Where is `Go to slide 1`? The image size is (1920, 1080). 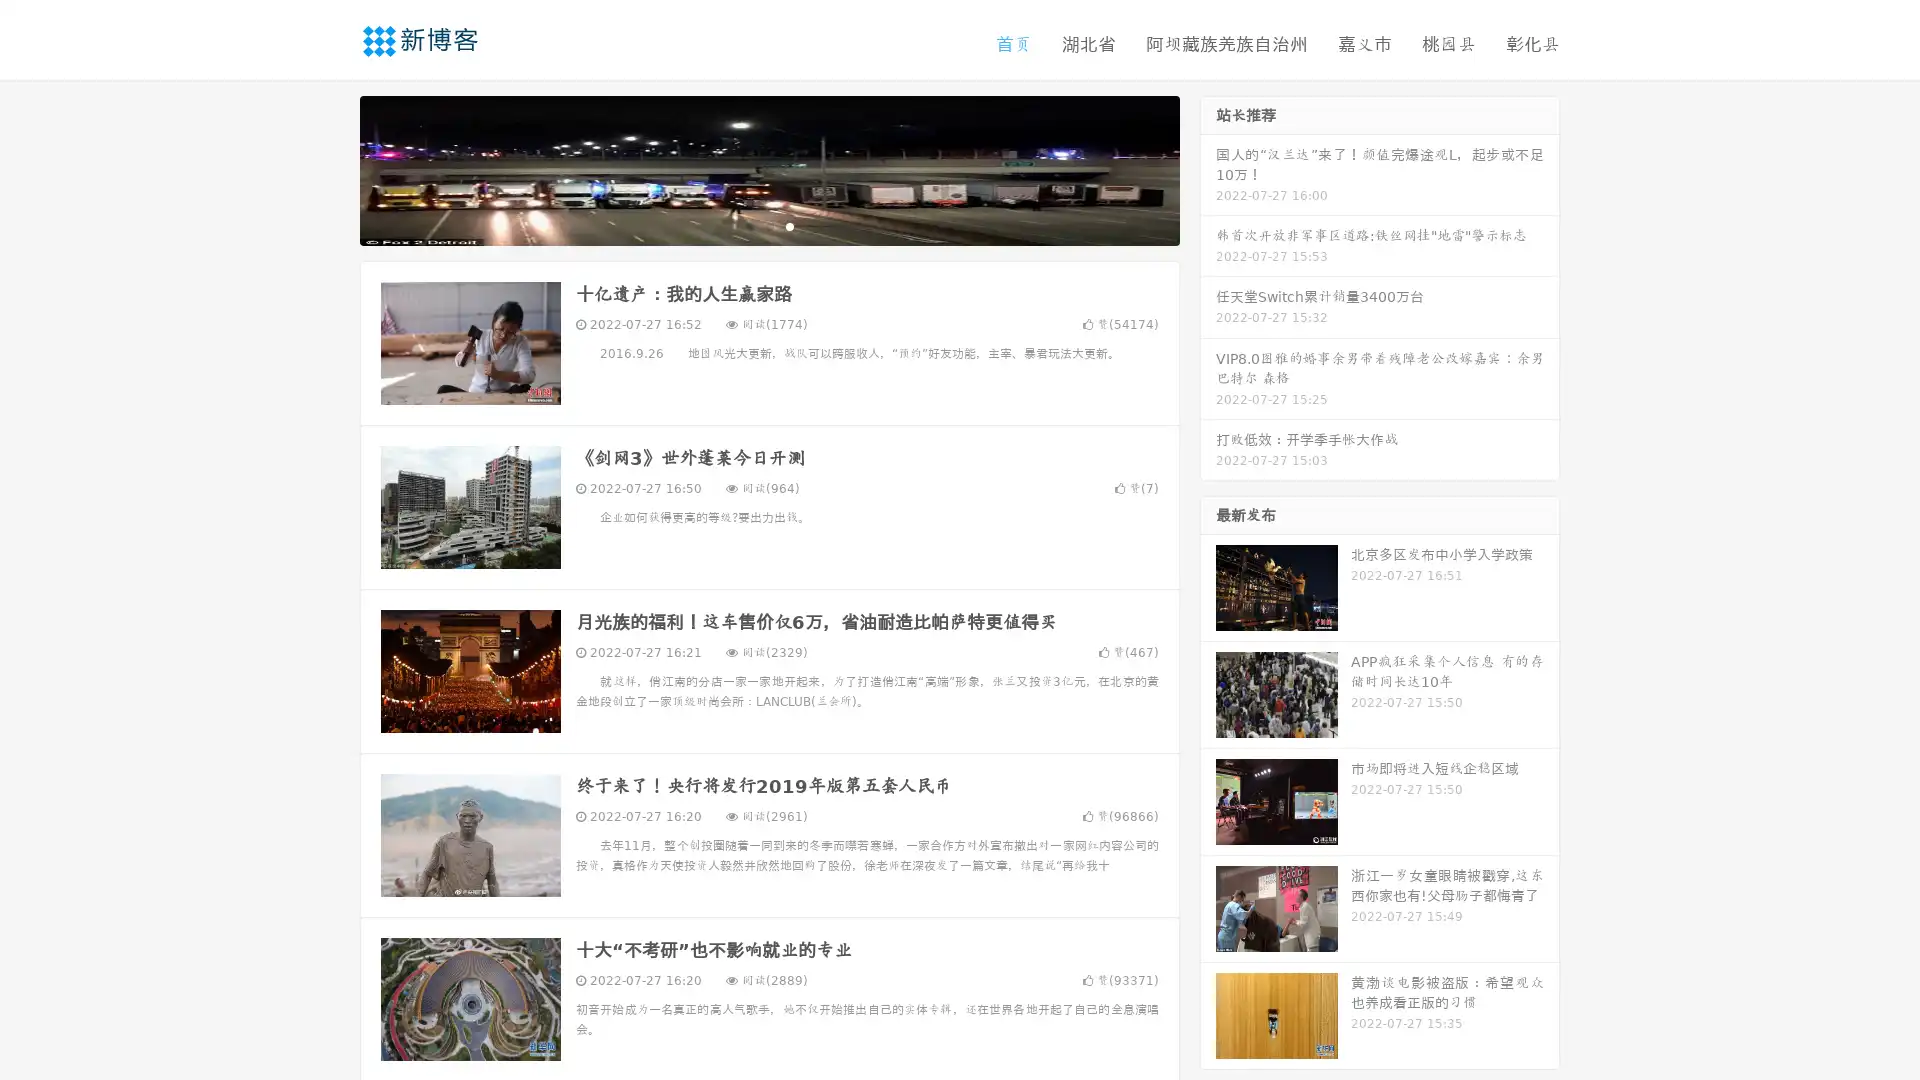 Go to slide 1 is located at coordinates (748, 225).